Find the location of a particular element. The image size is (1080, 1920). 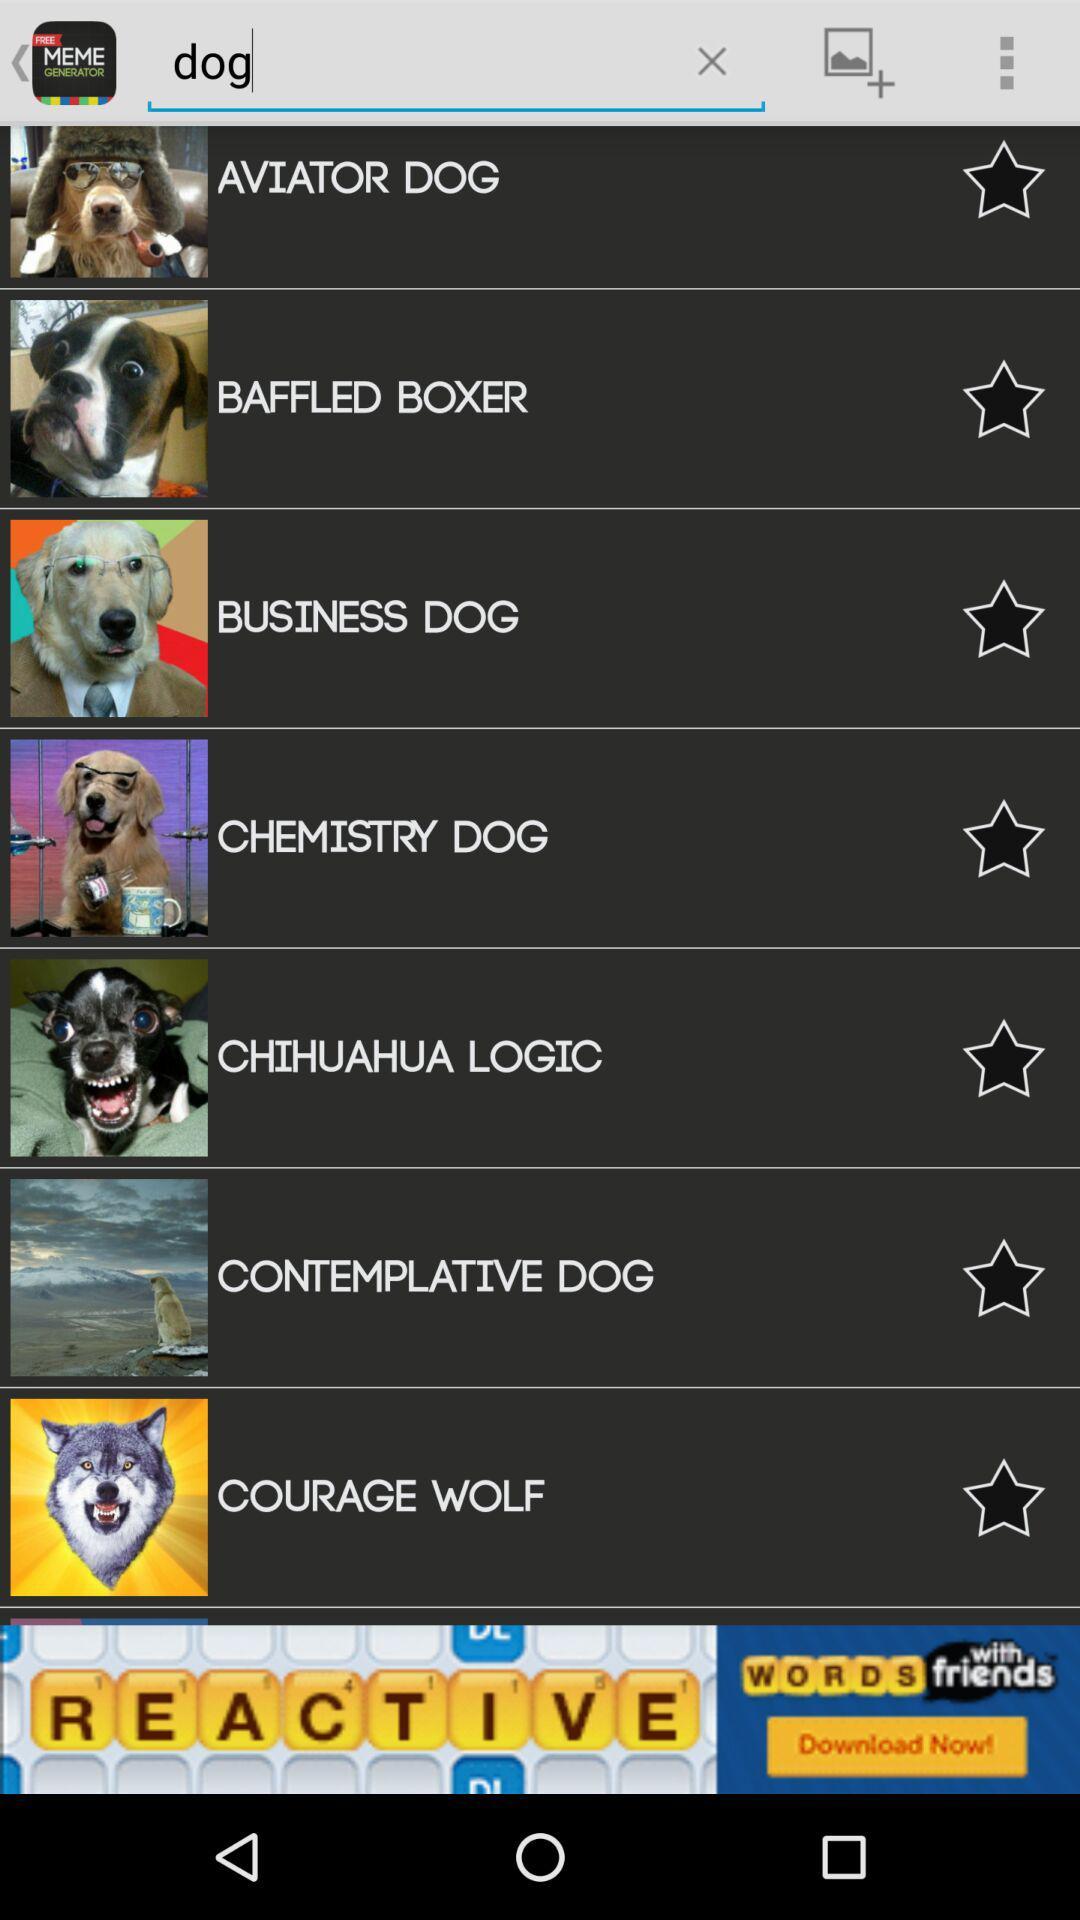

the second image on the top left corner of the web page is located at coordinates (109, 398).